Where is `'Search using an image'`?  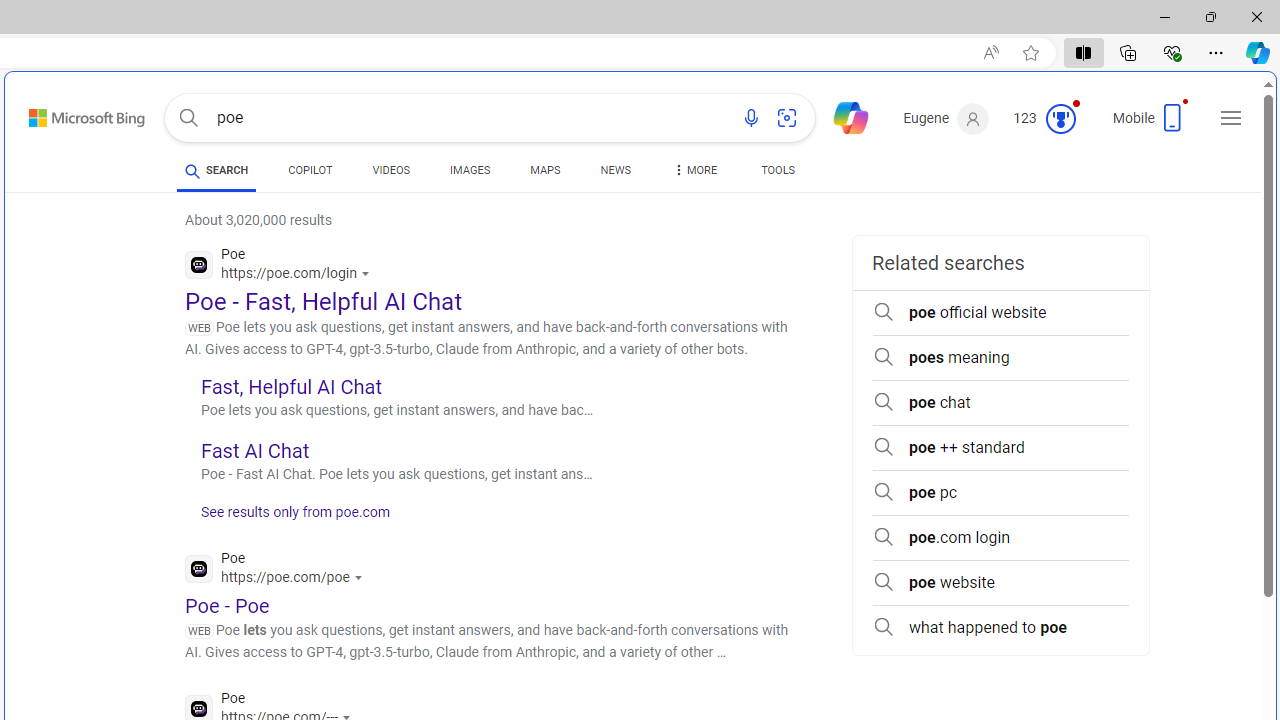
'Search using an image' is located at coordinates (786, 118).